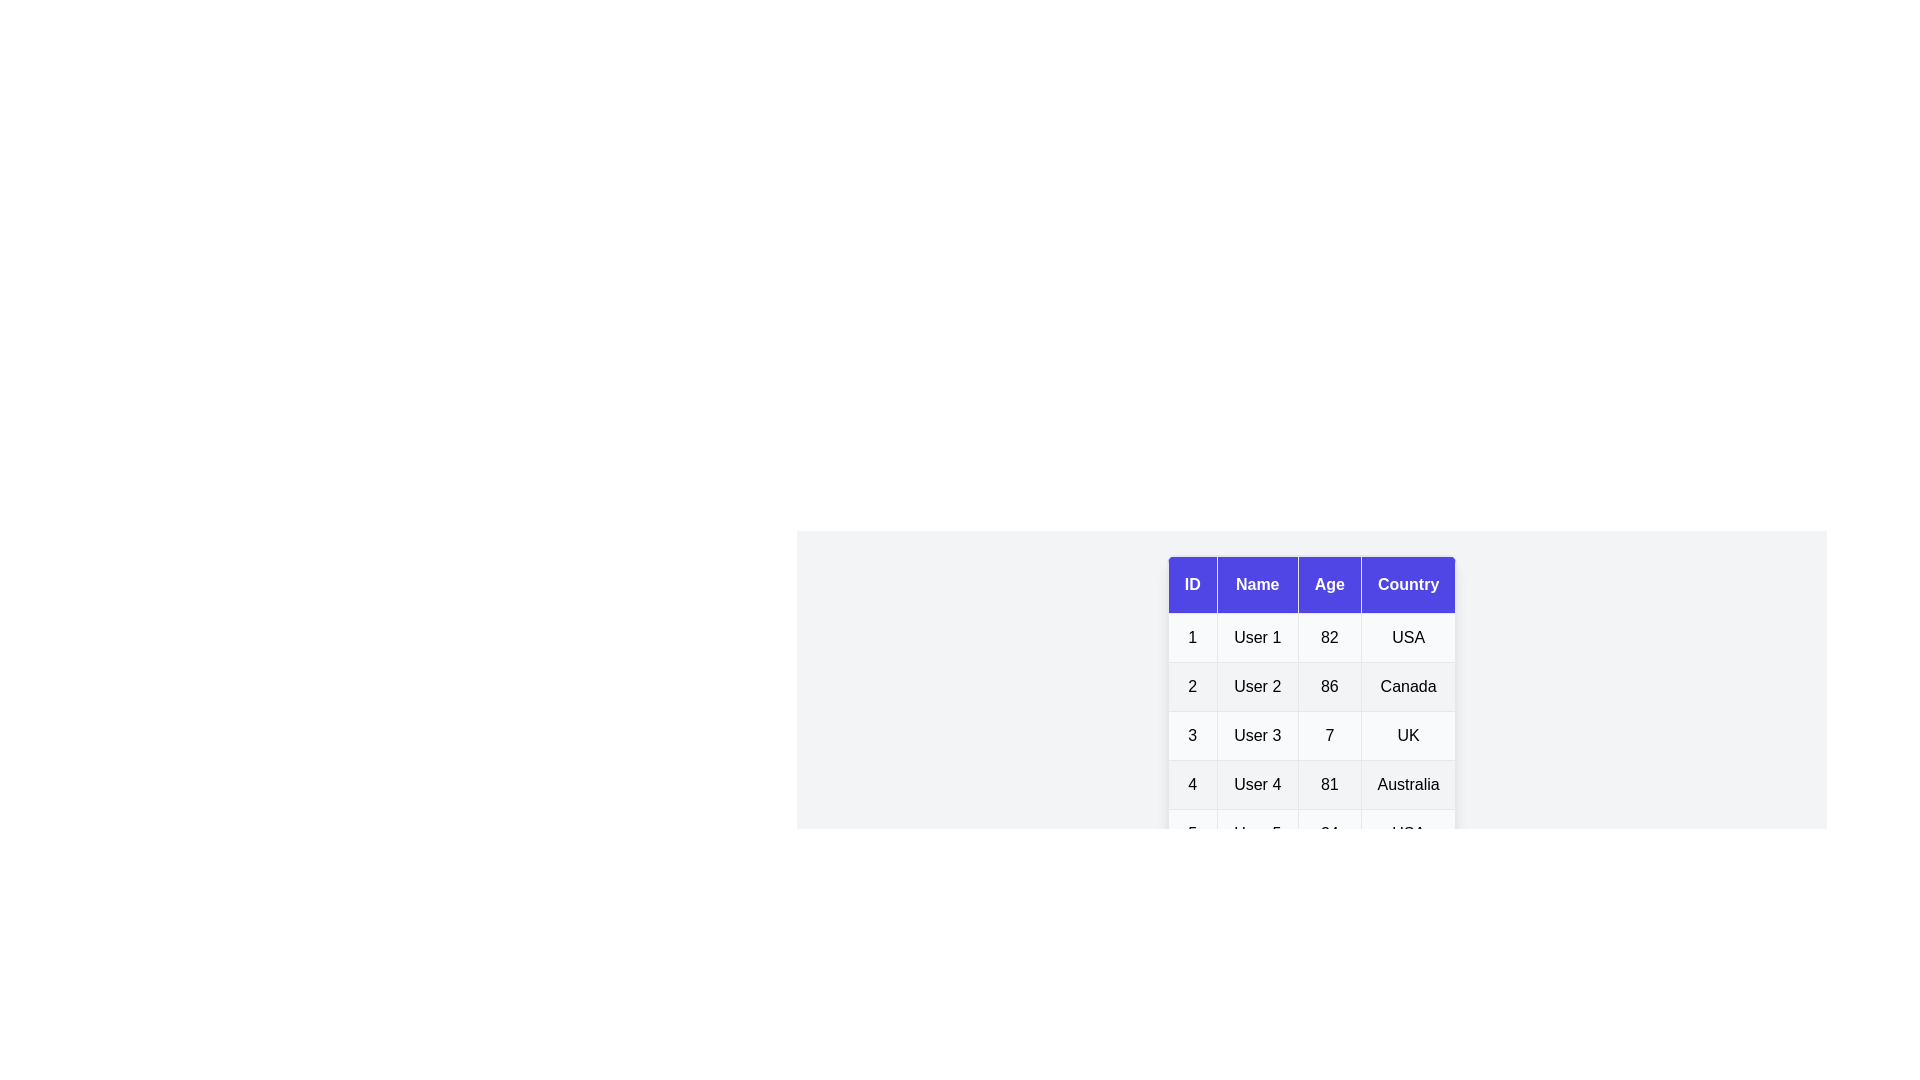  Describe the element at coordinates (1192, 585) in the screenshot. I see `the ID header to sort the table` at that location.